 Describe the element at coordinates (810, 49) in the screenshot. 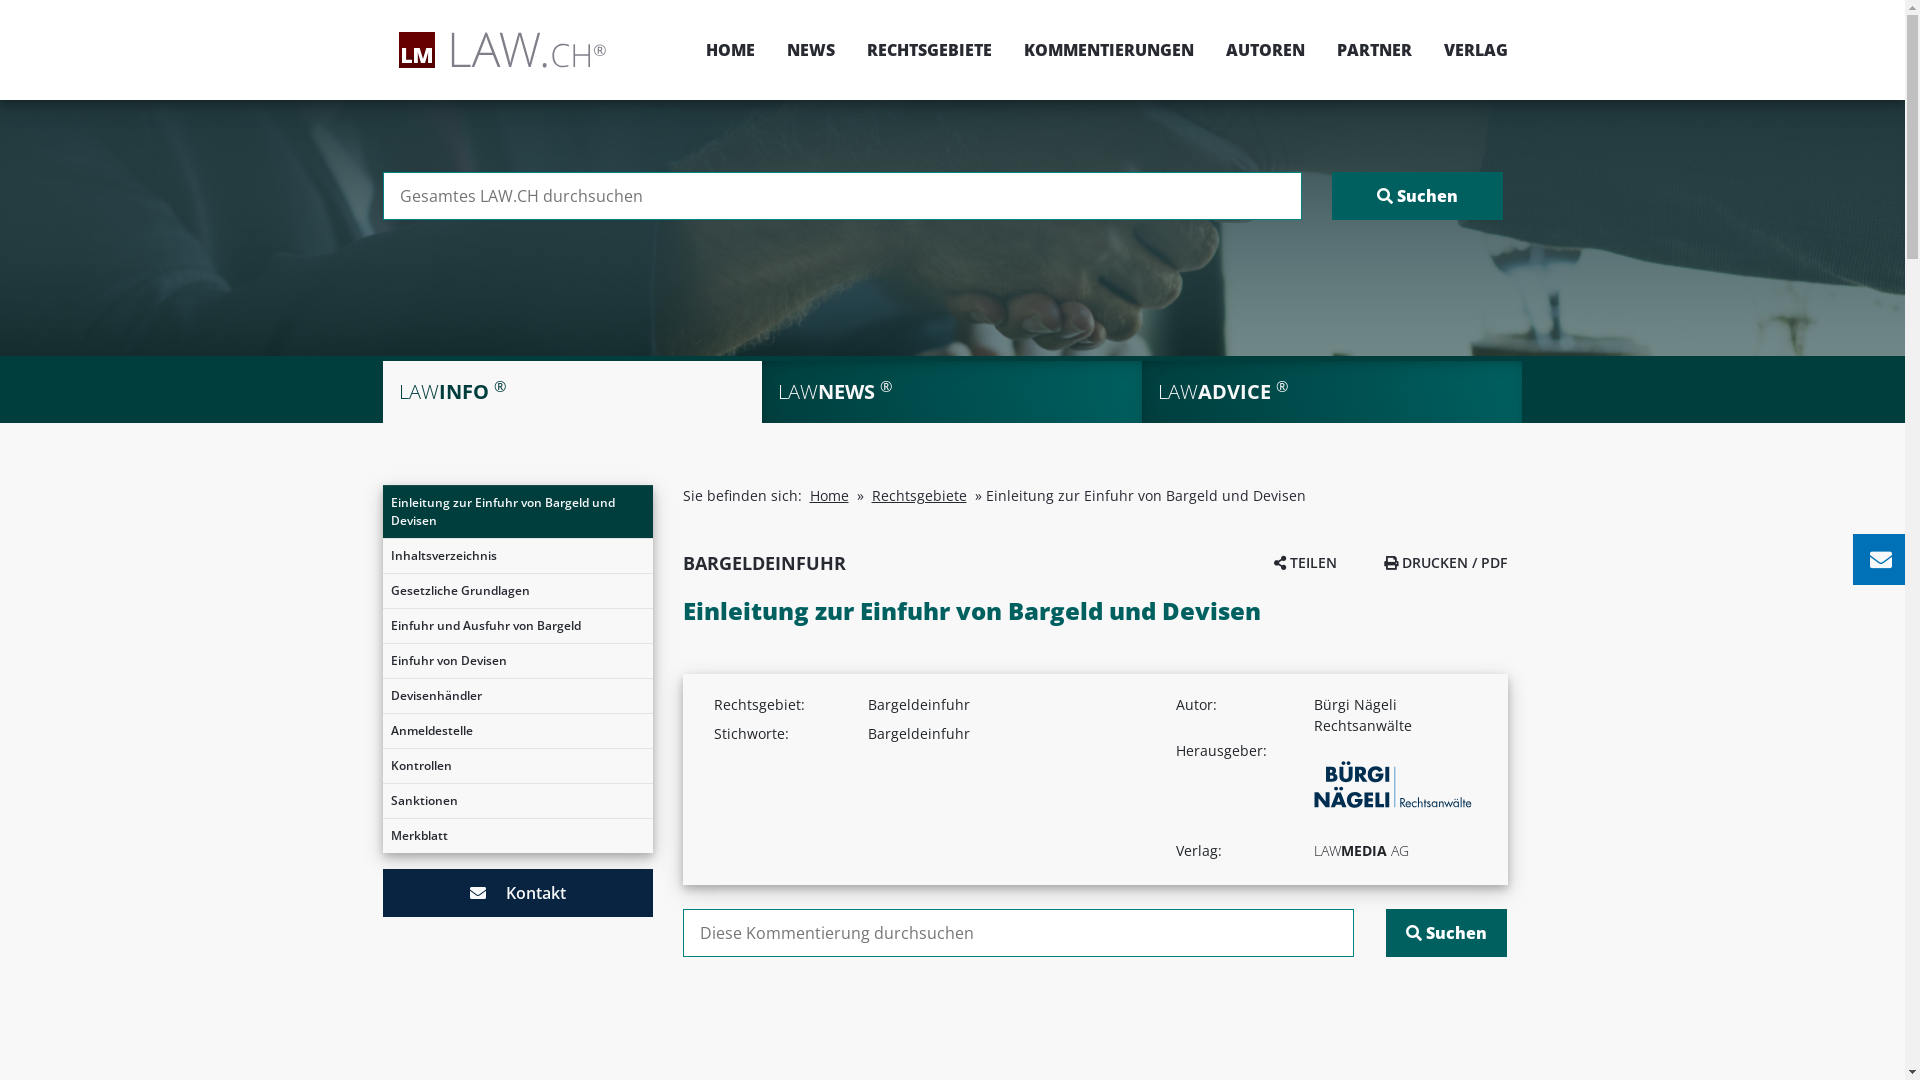

I see `'NEWS'` at that location.